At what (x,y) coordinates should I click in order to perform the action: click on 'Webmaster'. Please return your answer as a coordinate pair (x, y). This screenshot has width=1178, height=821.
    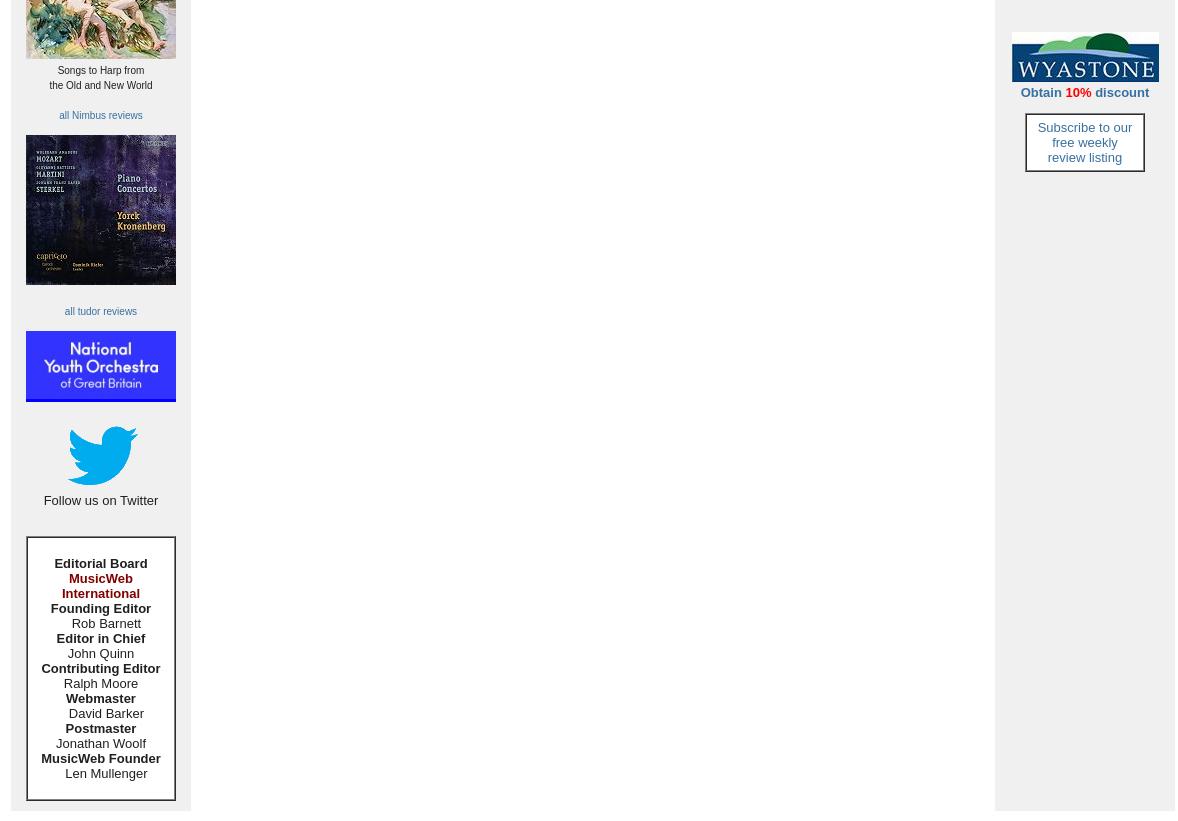
    Looking at the image, I should click on (99, 697).